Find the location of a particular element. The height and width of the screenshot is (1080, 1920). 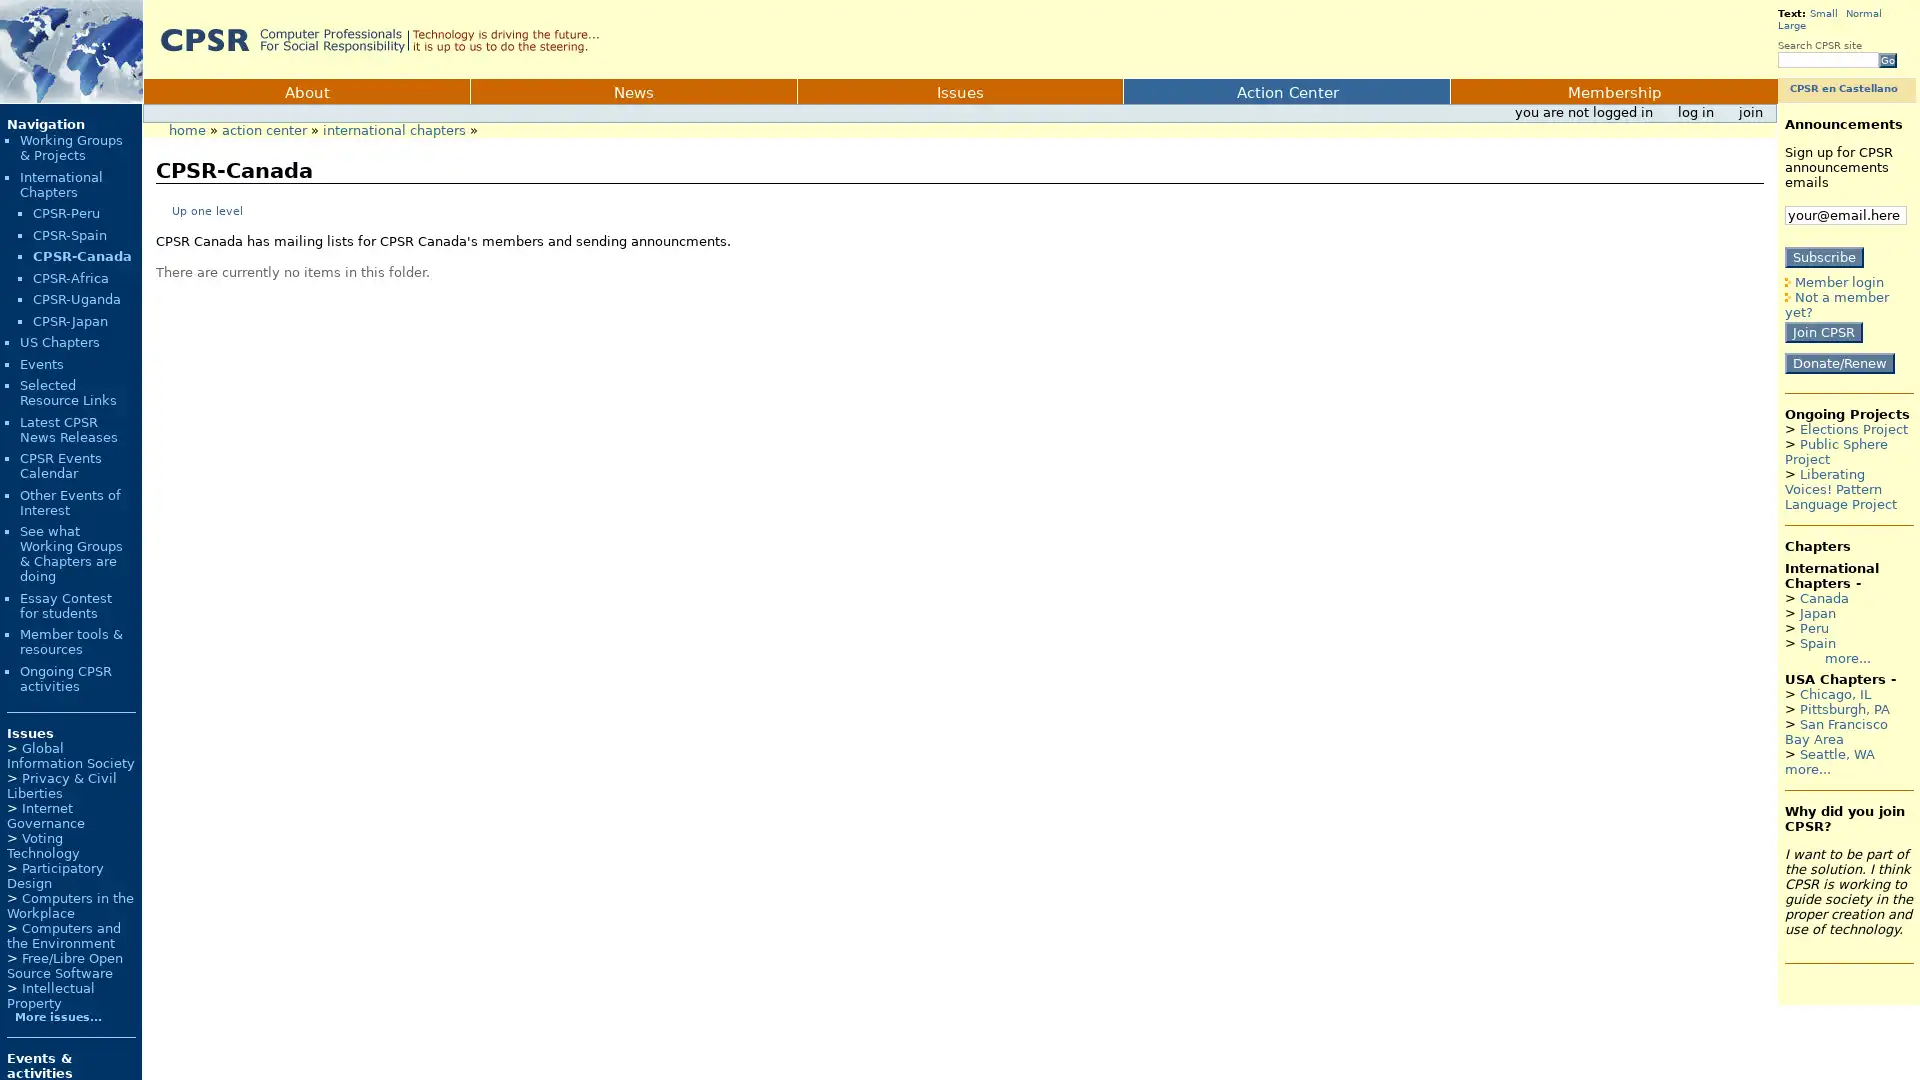

Join CPSR is located at coordinates (1823, 331).